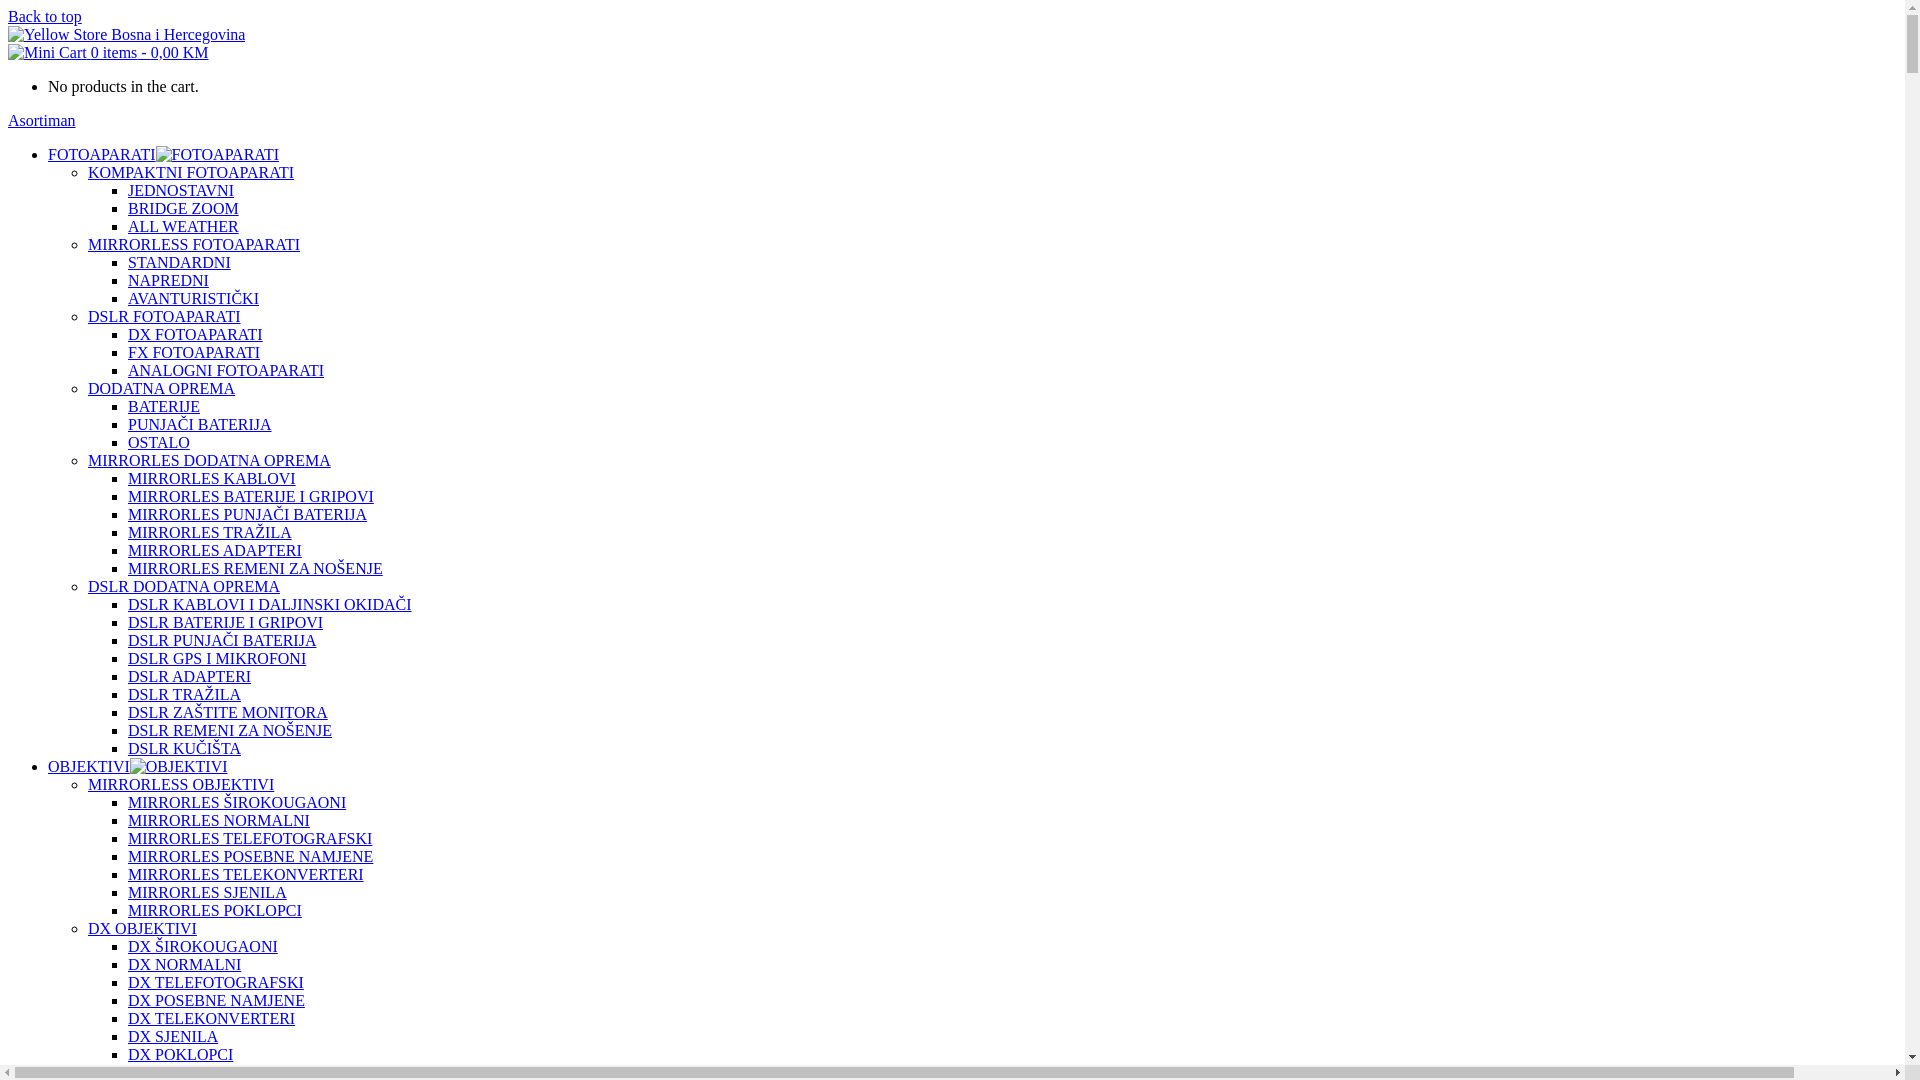 Image resolution: width=1920 pixels, height=1080 pixels. What do you see at coordinates (215, 910) in the screenshot?
I see `'MIRRORLES POKLOPCI'` at bounding box center [215, 910].